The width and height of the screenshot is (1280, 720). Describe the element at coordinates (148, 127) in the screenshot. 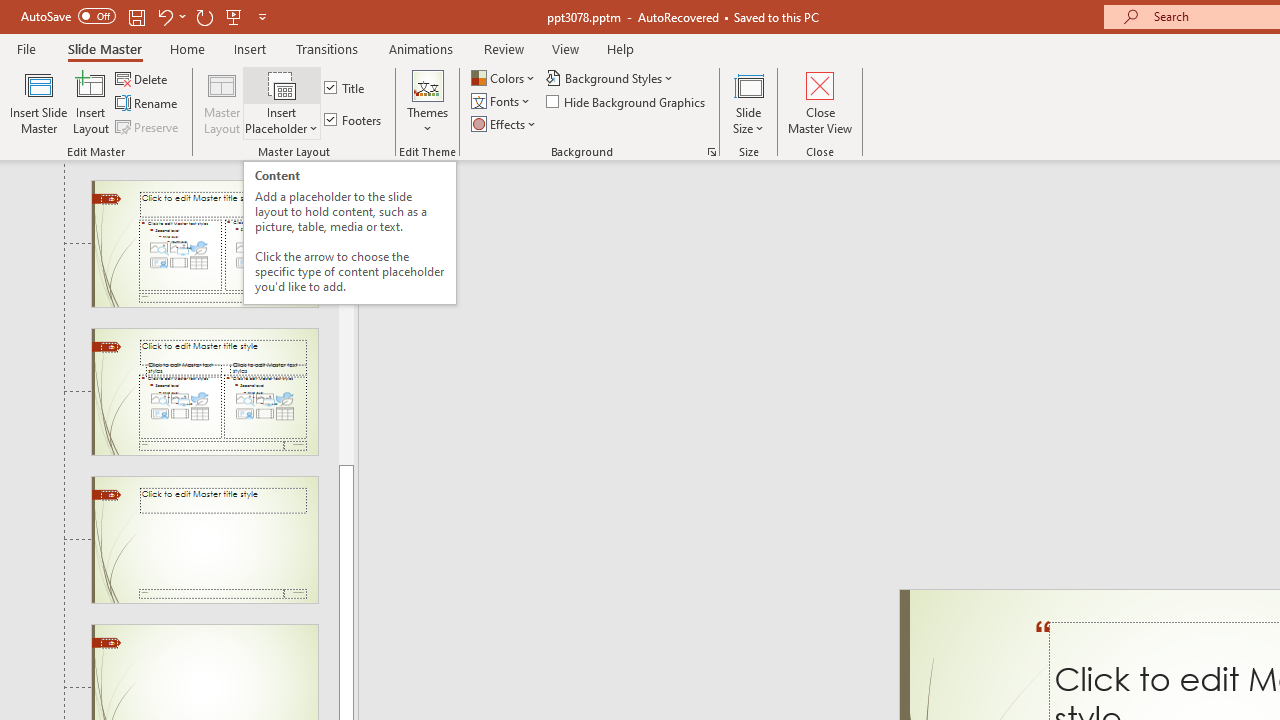

I see `'Preserve'` at that location.